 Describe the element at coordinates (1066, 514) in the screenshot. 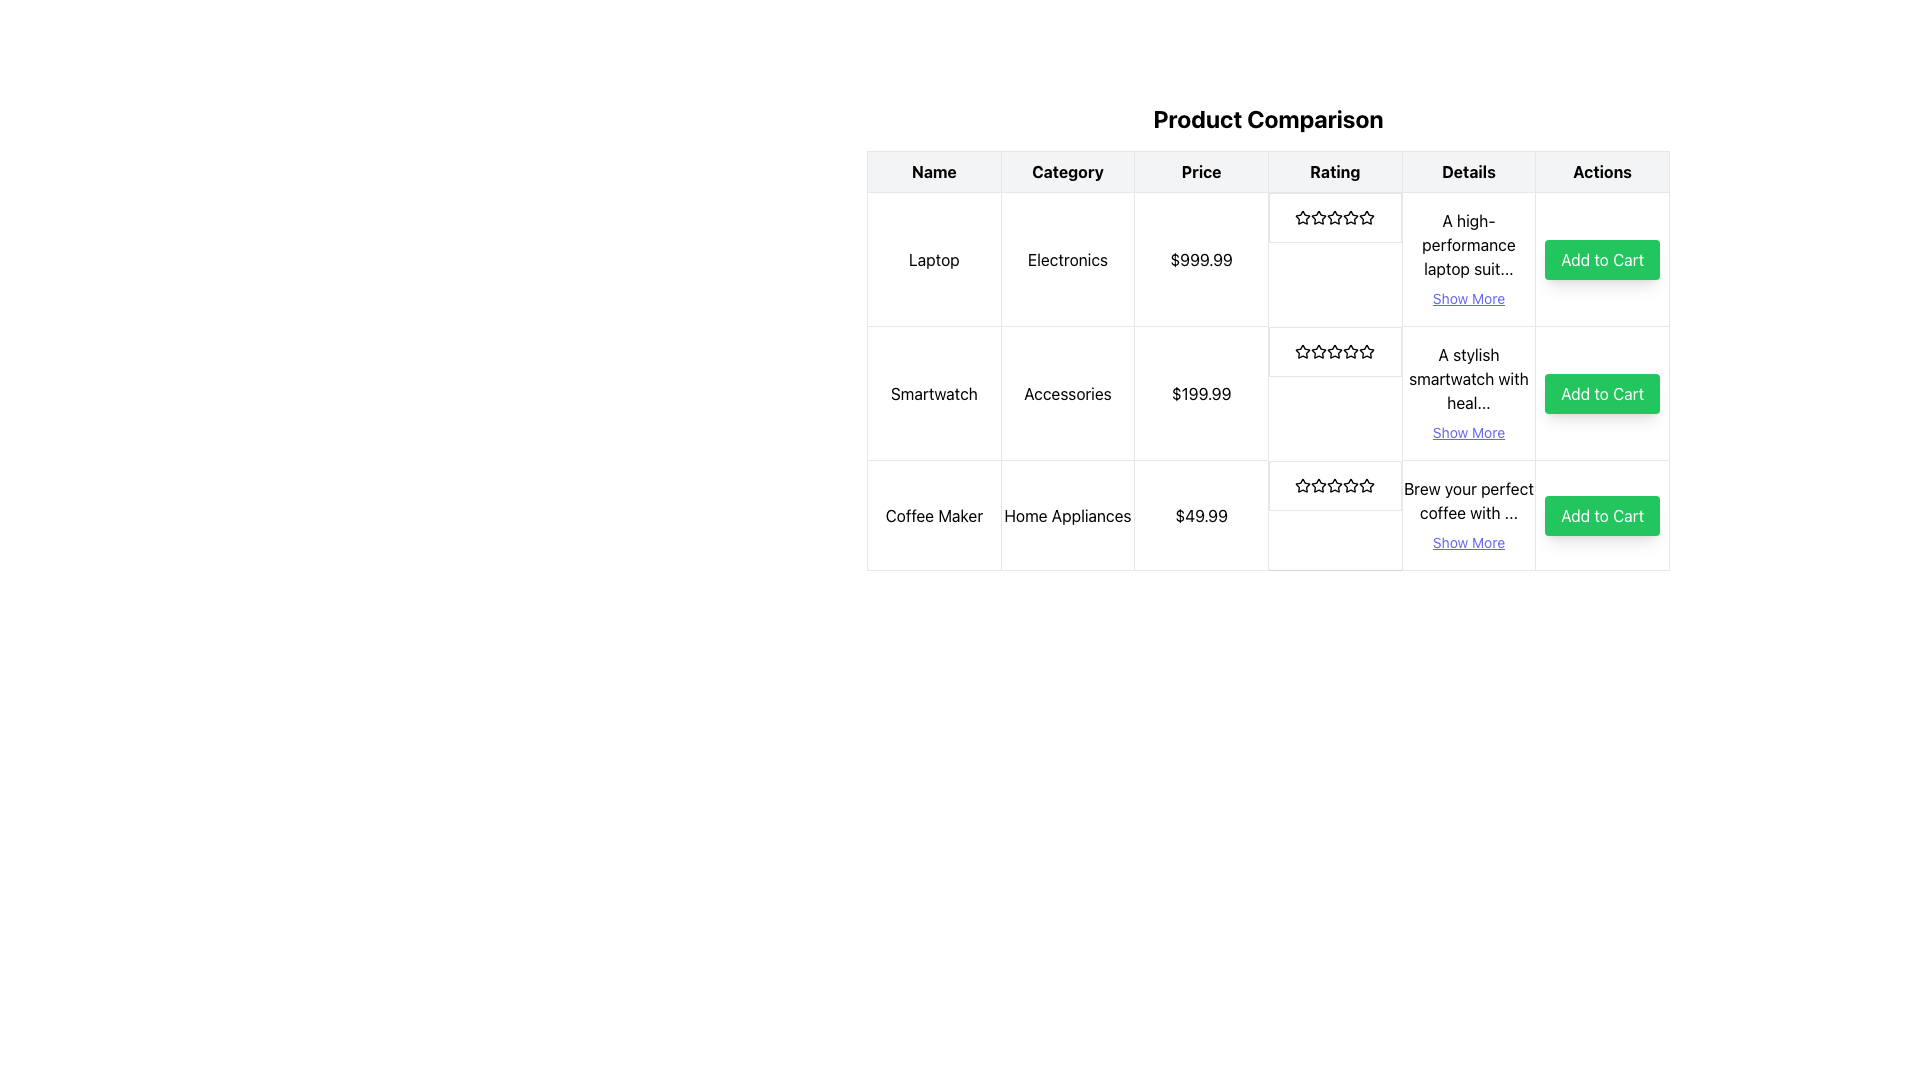

I see `the 'Home Appliances' text label in the product comparison table, which is located in the third row under the 'Category' column, positioned between 'Coffee Maker' and '$49.99'` at that location.